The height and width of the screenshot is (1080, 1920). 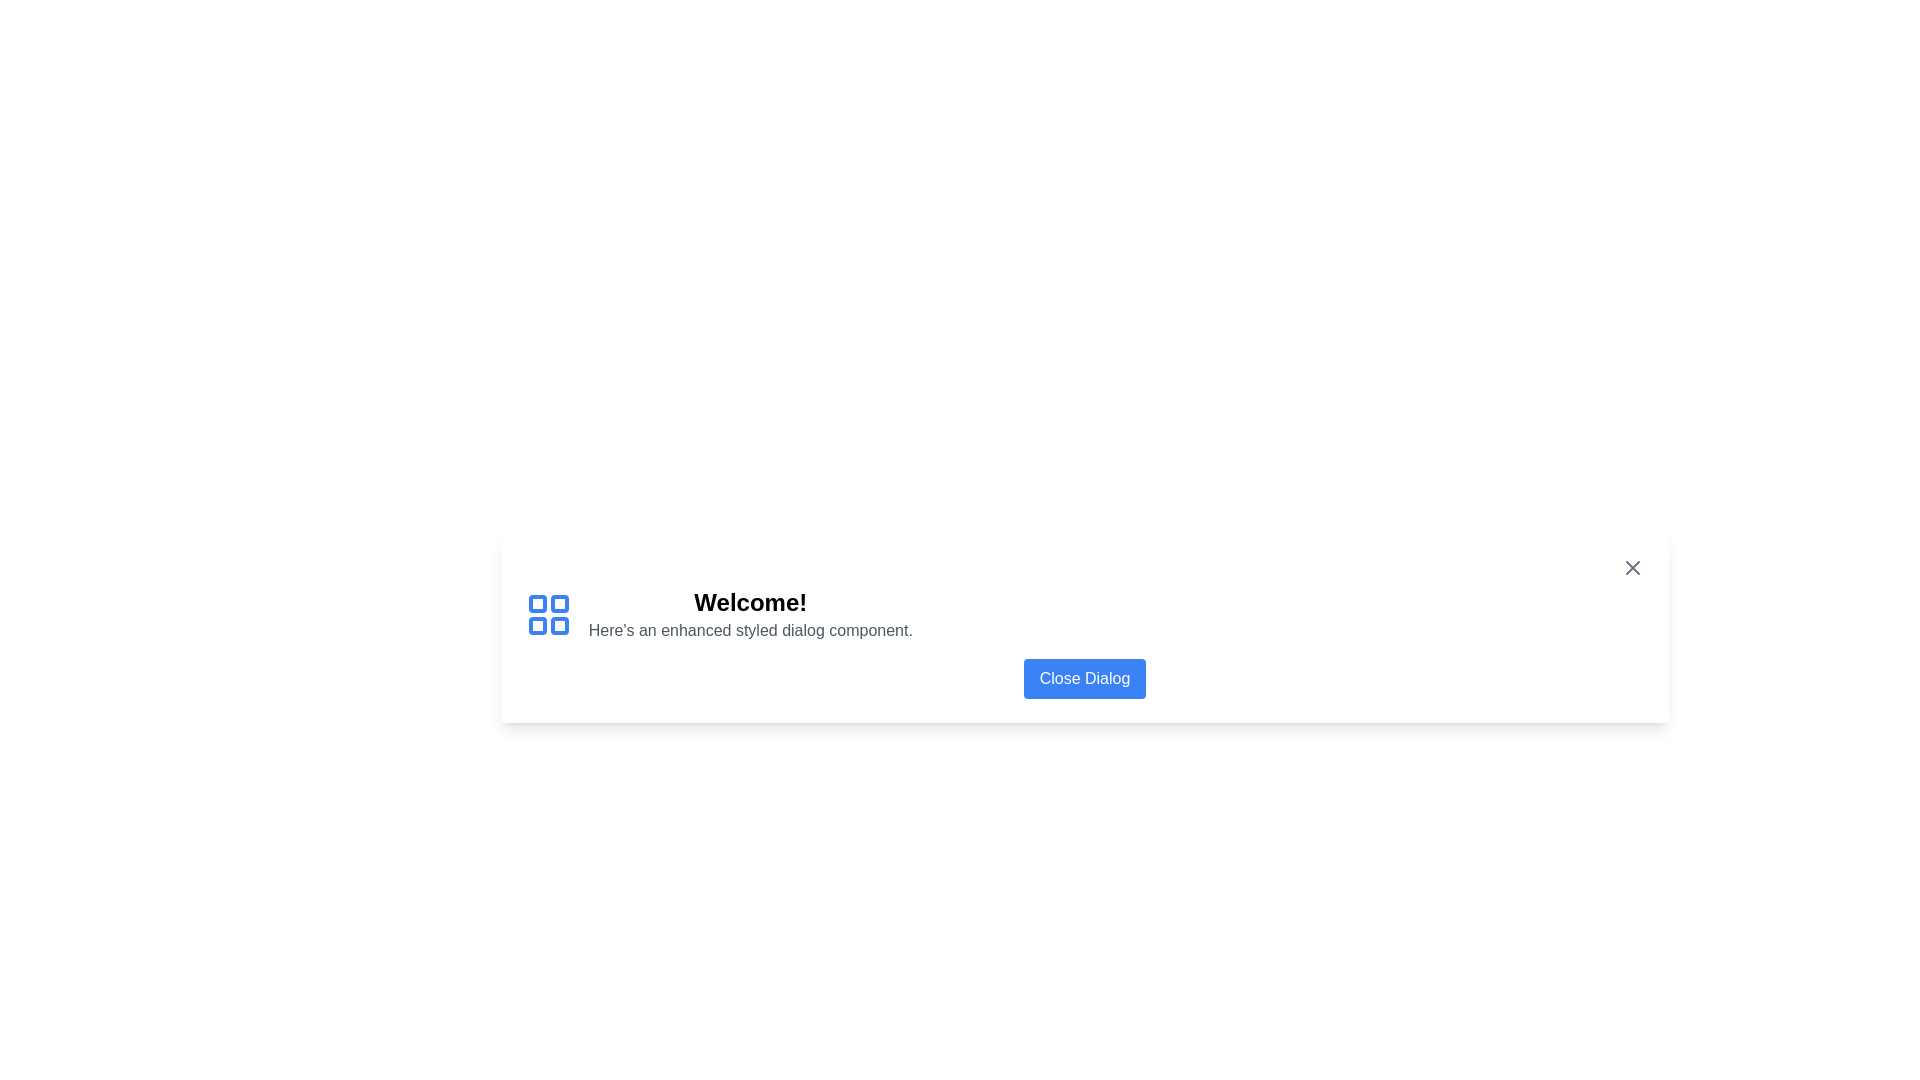 What do you see at coordinates (749, 630) in the screenshot?
I see `the text element displaying the sentence 'Here's an enhanced styled dialog component.'` at bounding box center [749, 630].